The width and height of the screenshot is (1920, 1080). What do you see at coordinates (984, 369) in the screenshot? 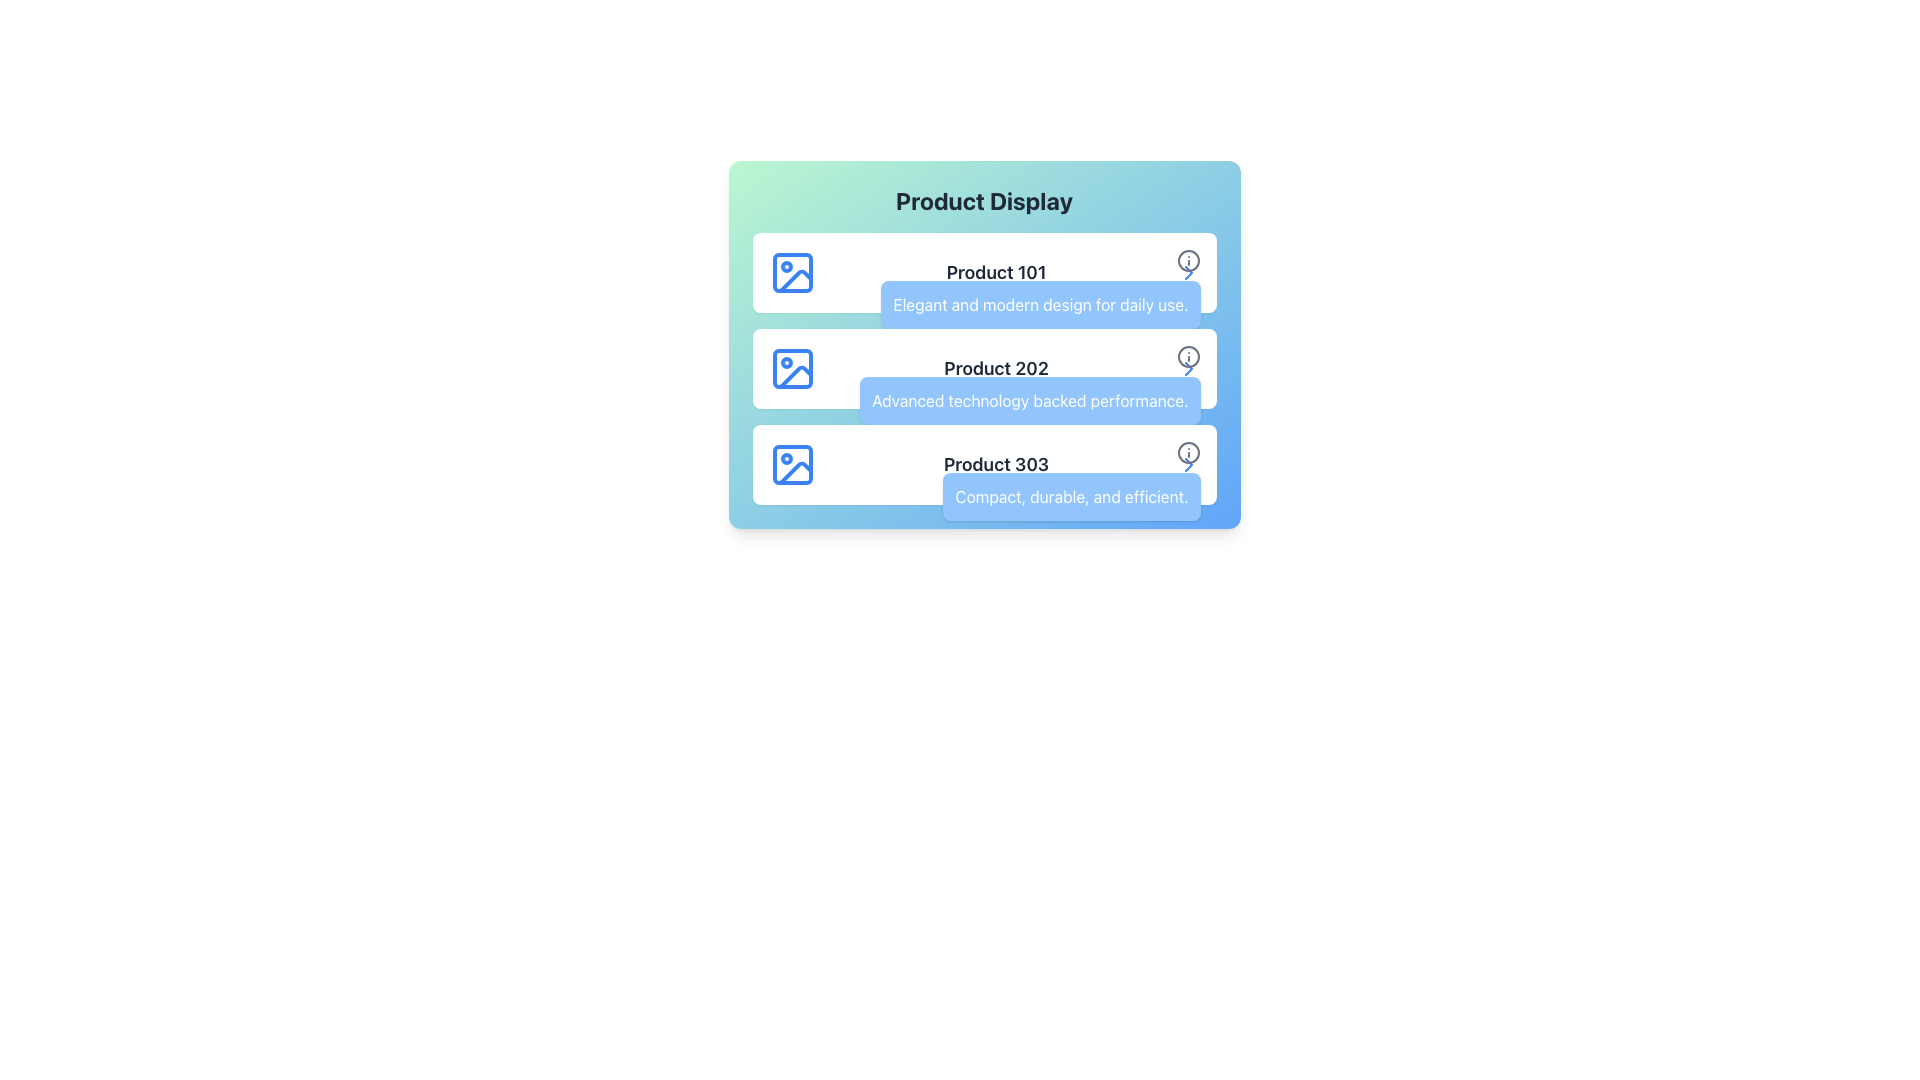
I see `the second product card in the vertical list, which displays the product name and description, to interact with it` at bounding box center [984, 369].